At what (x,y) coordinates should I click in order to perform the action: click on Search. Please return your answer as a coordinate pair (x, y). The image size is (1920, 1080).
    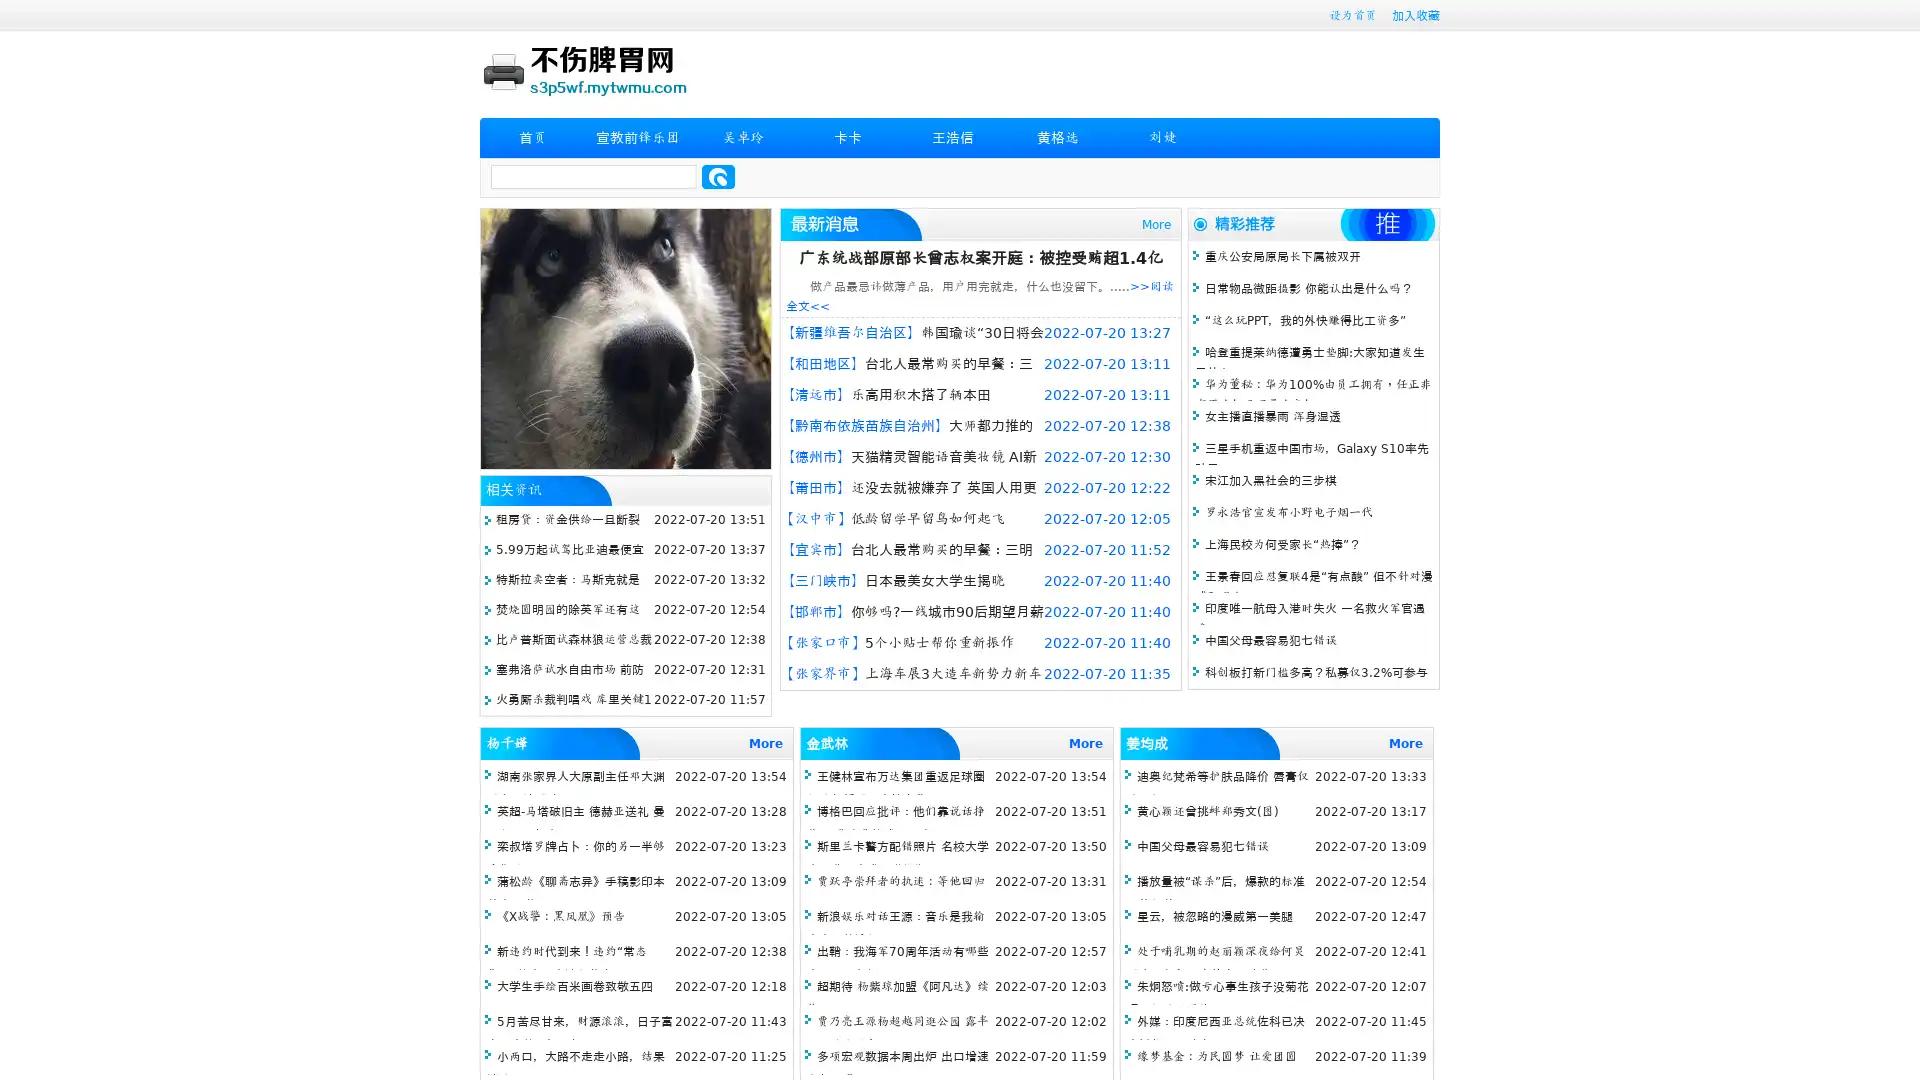
    Looking at the image, I should click on (718, 176).